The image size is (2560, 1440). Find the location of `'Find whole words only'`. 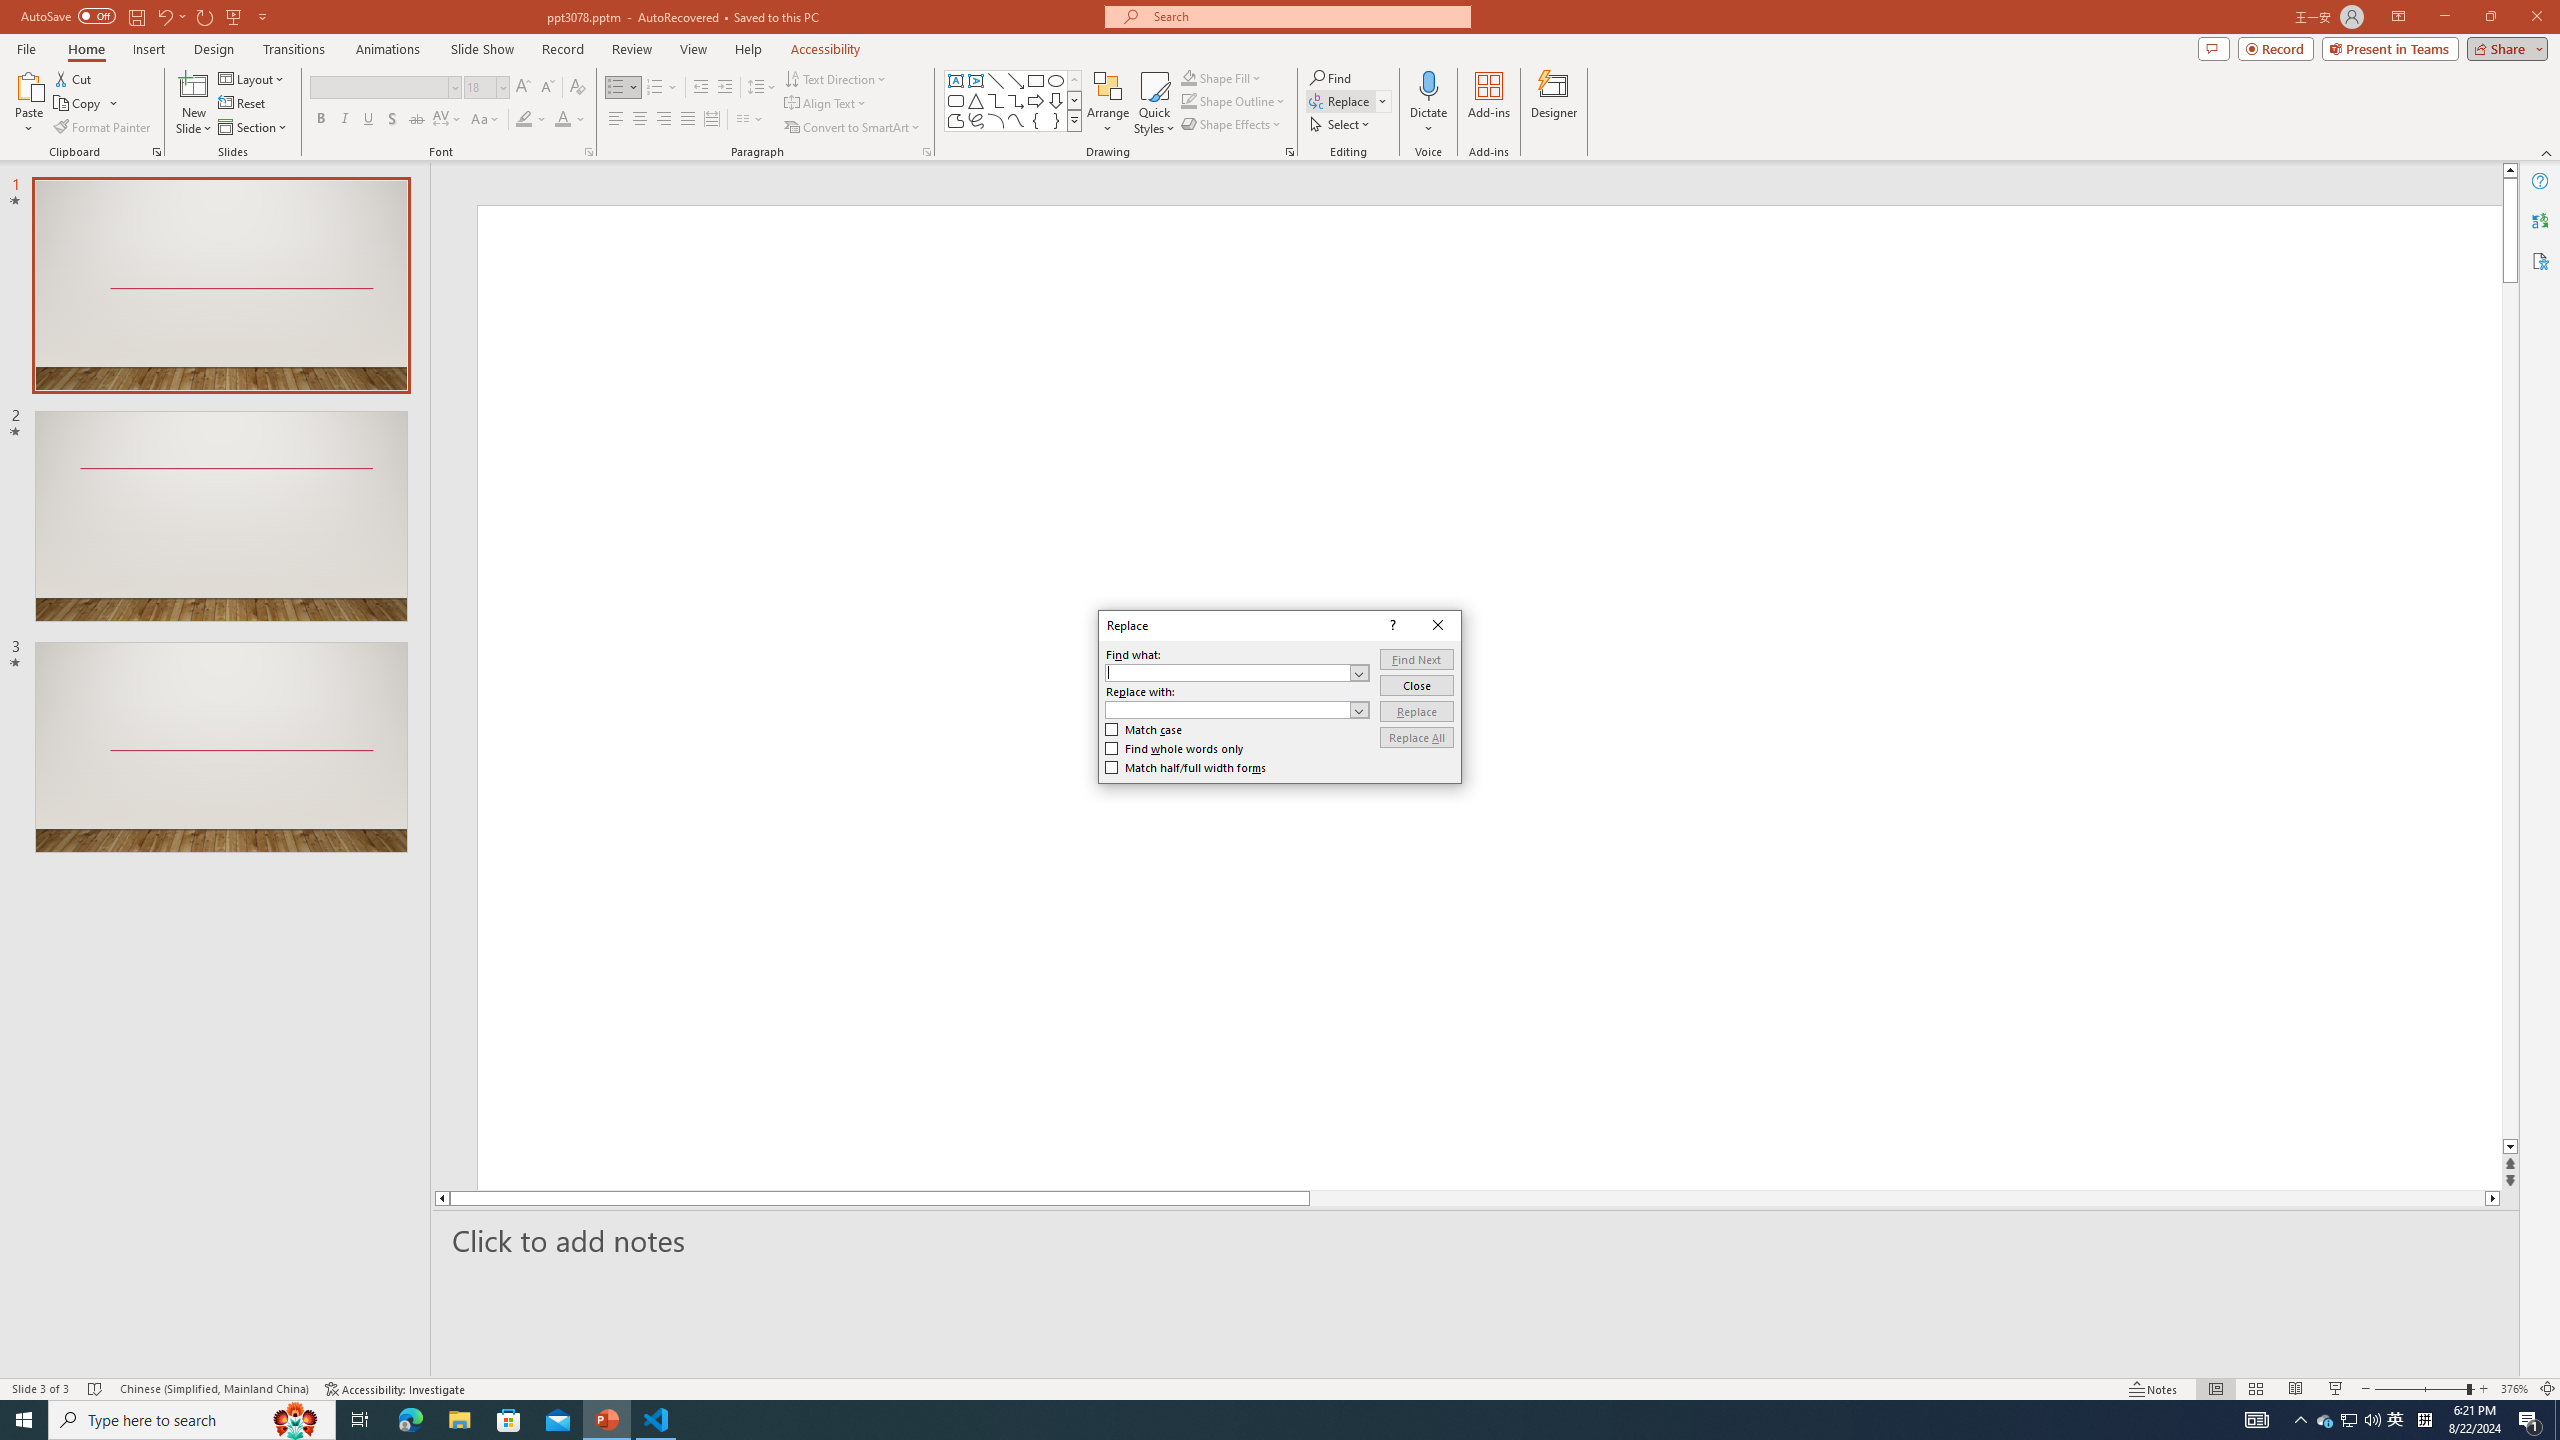

'Find whole words only' is located at coordinates (1174, 748).